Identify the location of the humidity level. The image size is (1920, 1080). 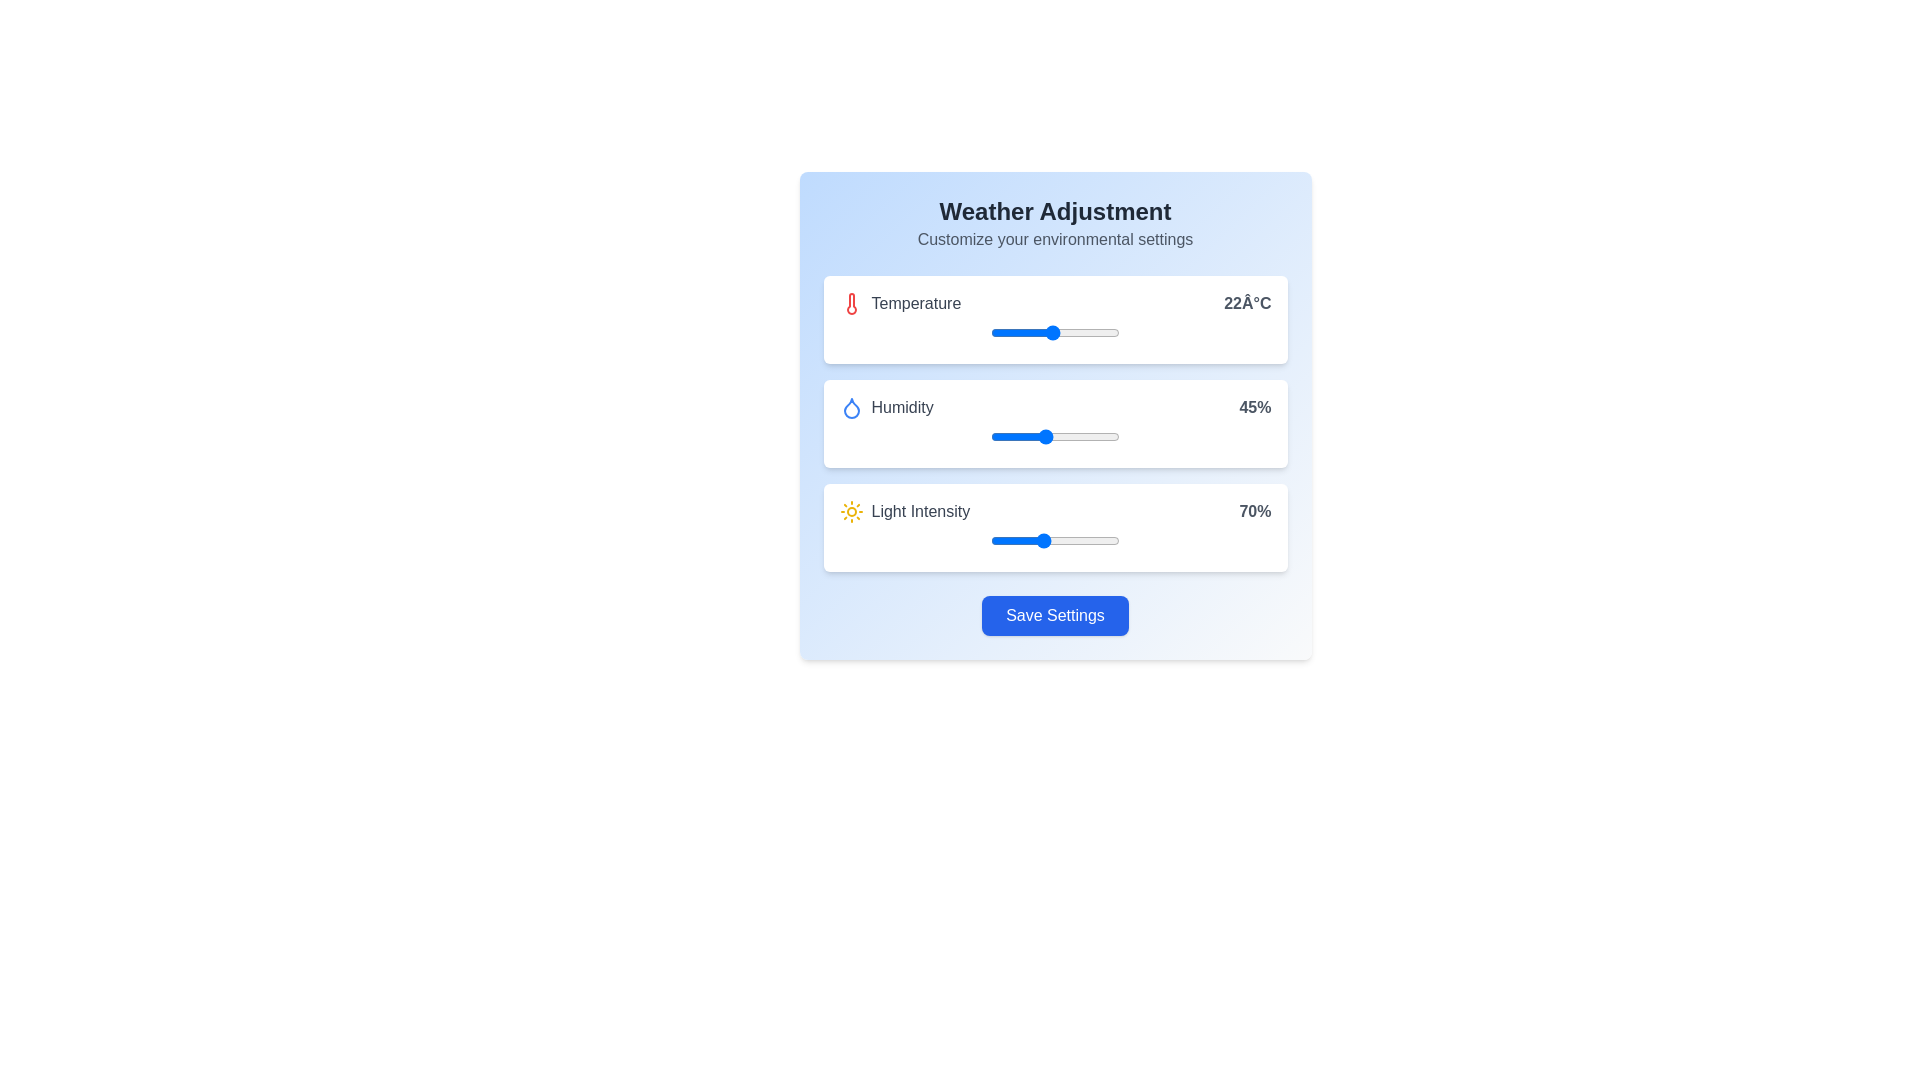
(1050, 435).